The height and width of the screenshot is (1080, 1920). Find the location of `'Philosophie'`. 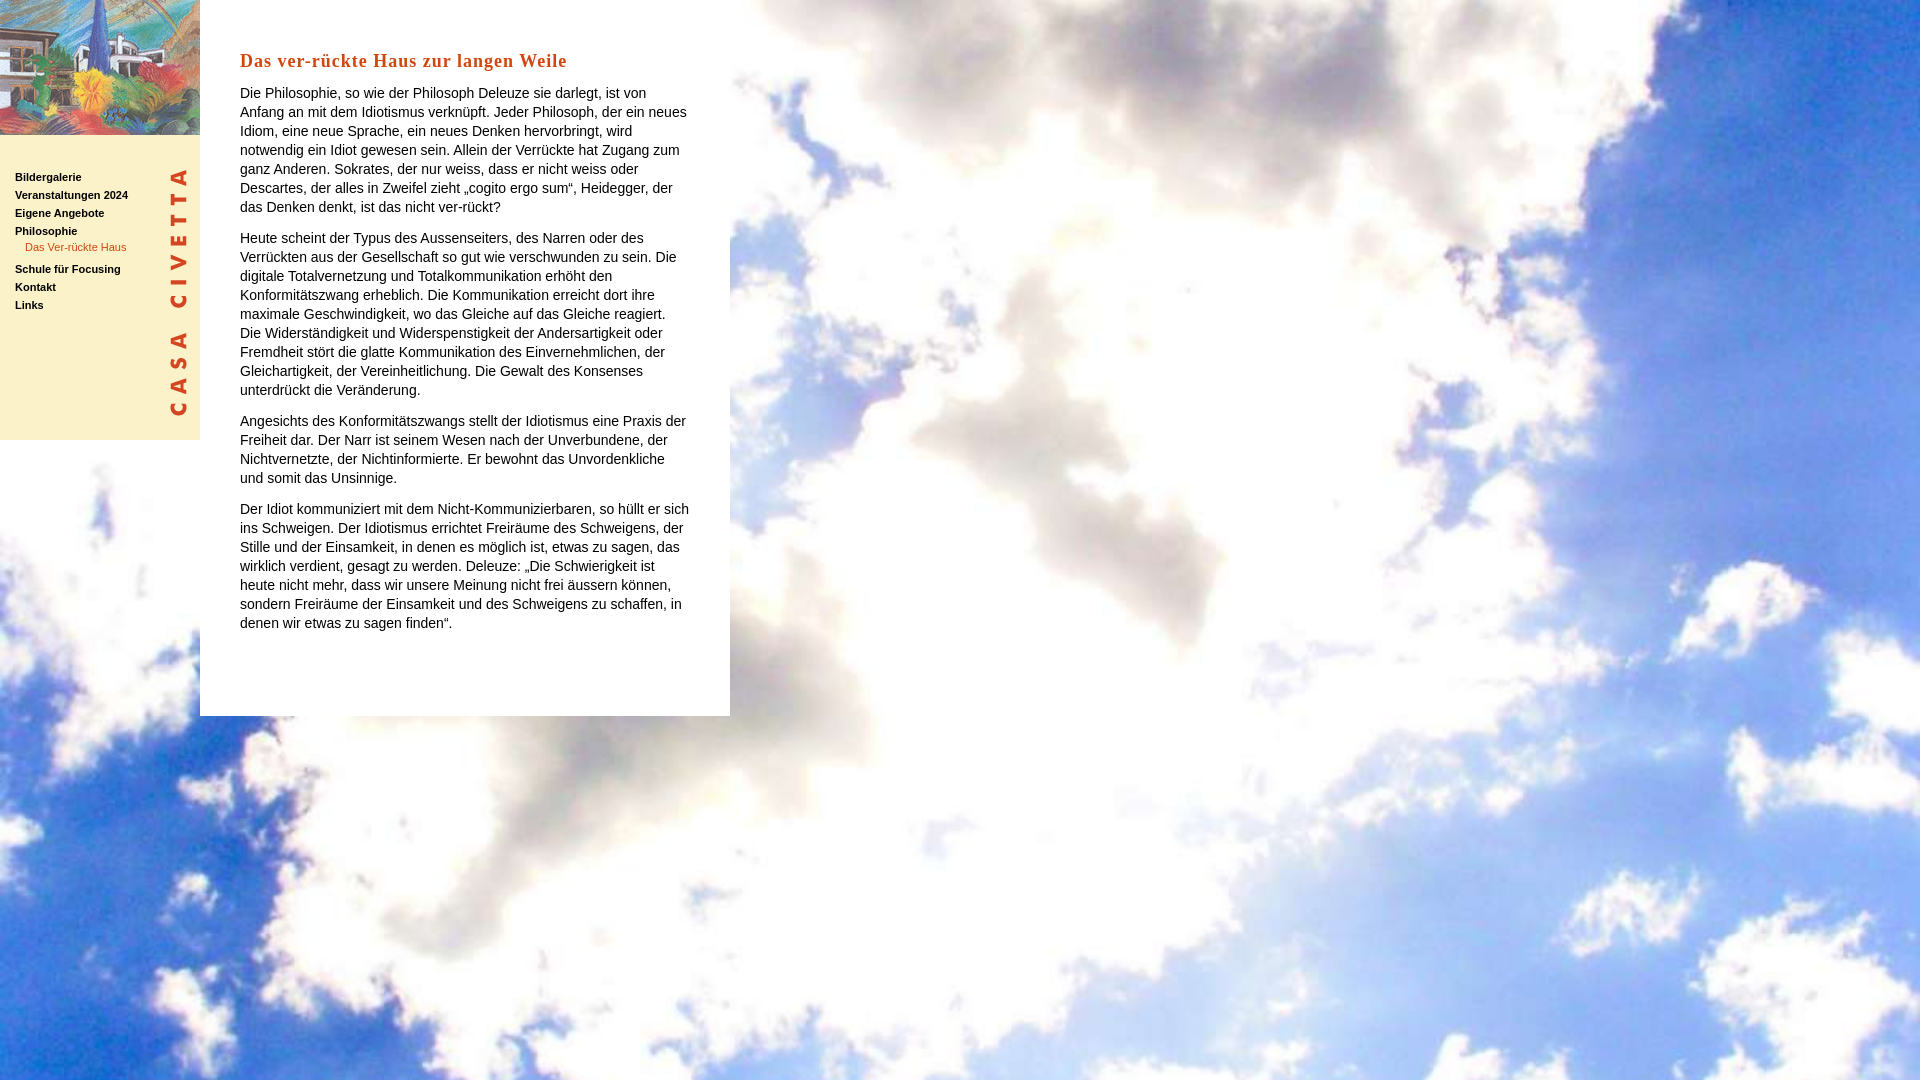

'Philosophie' is located at coordinates (46, 230).